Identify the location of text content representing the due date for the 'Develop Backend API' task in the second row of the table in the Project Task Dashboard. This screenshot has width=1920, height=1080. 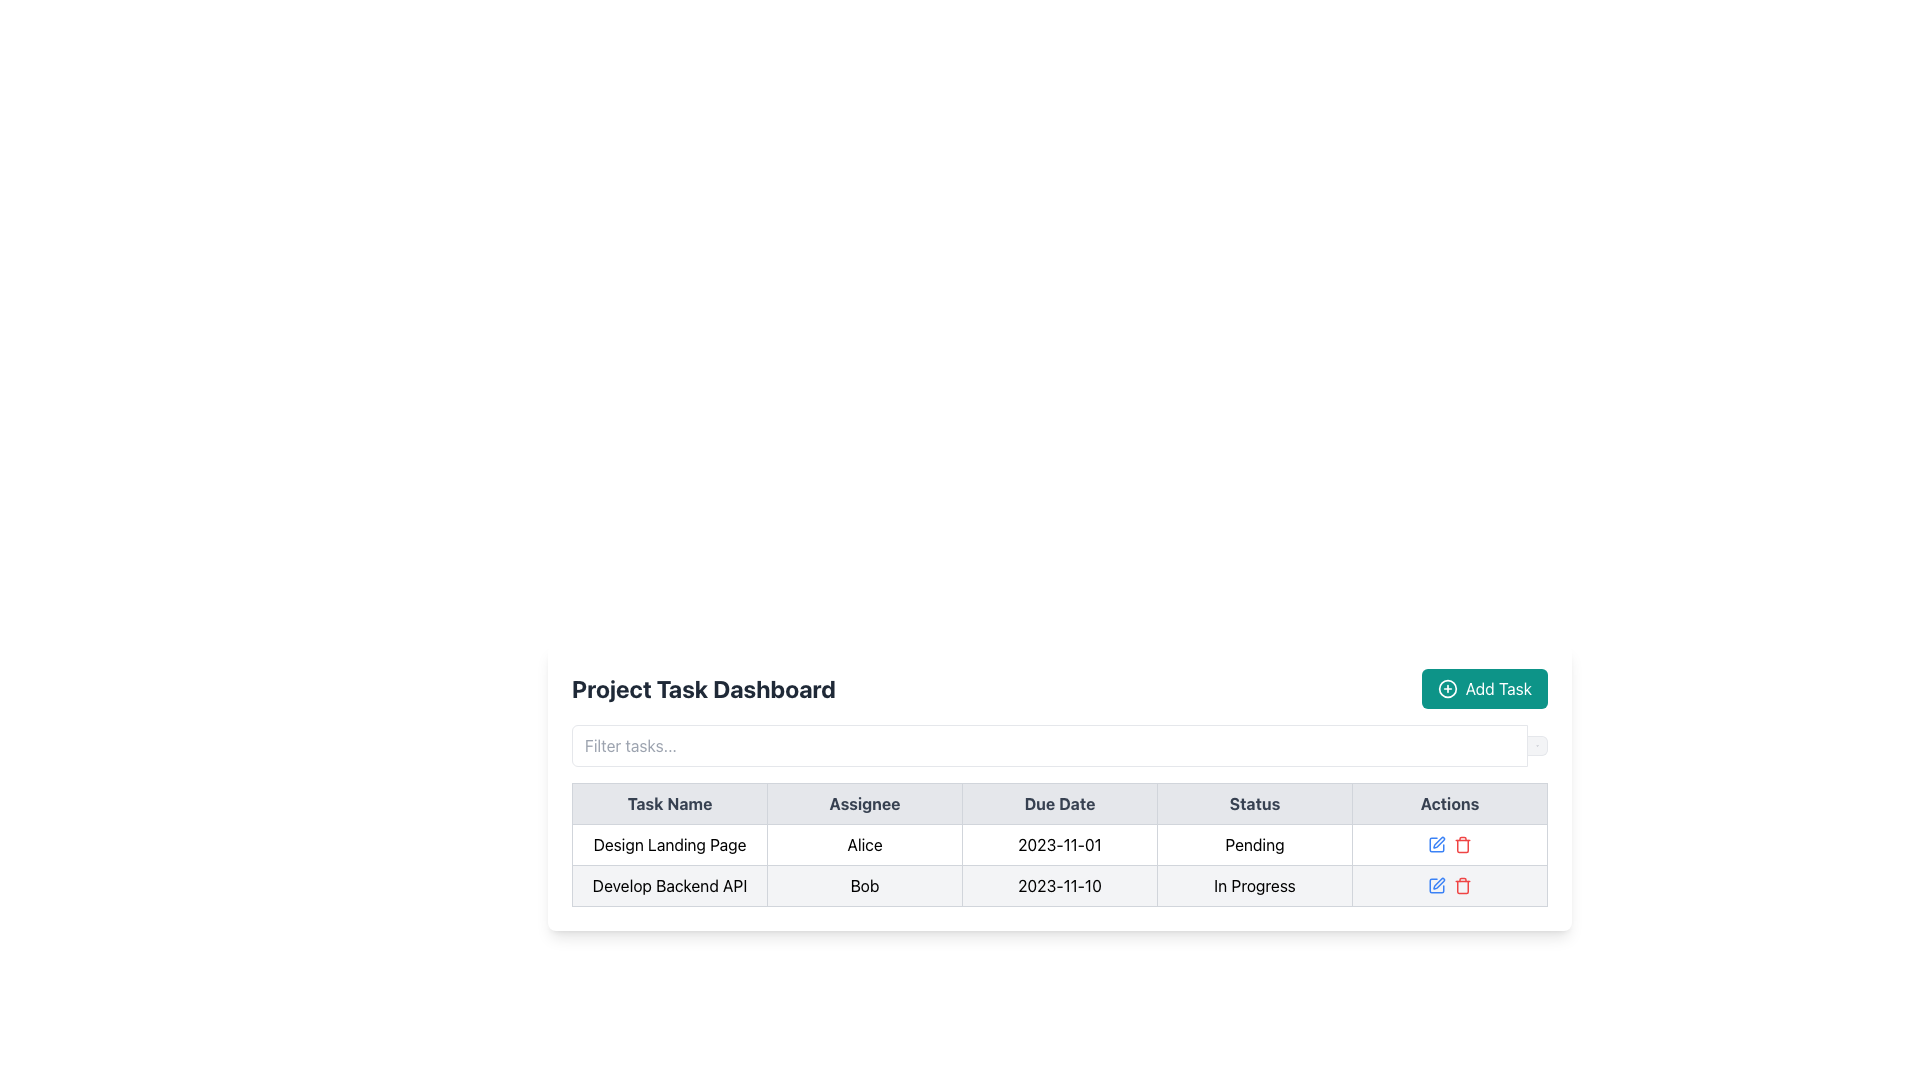
(1059, 885).